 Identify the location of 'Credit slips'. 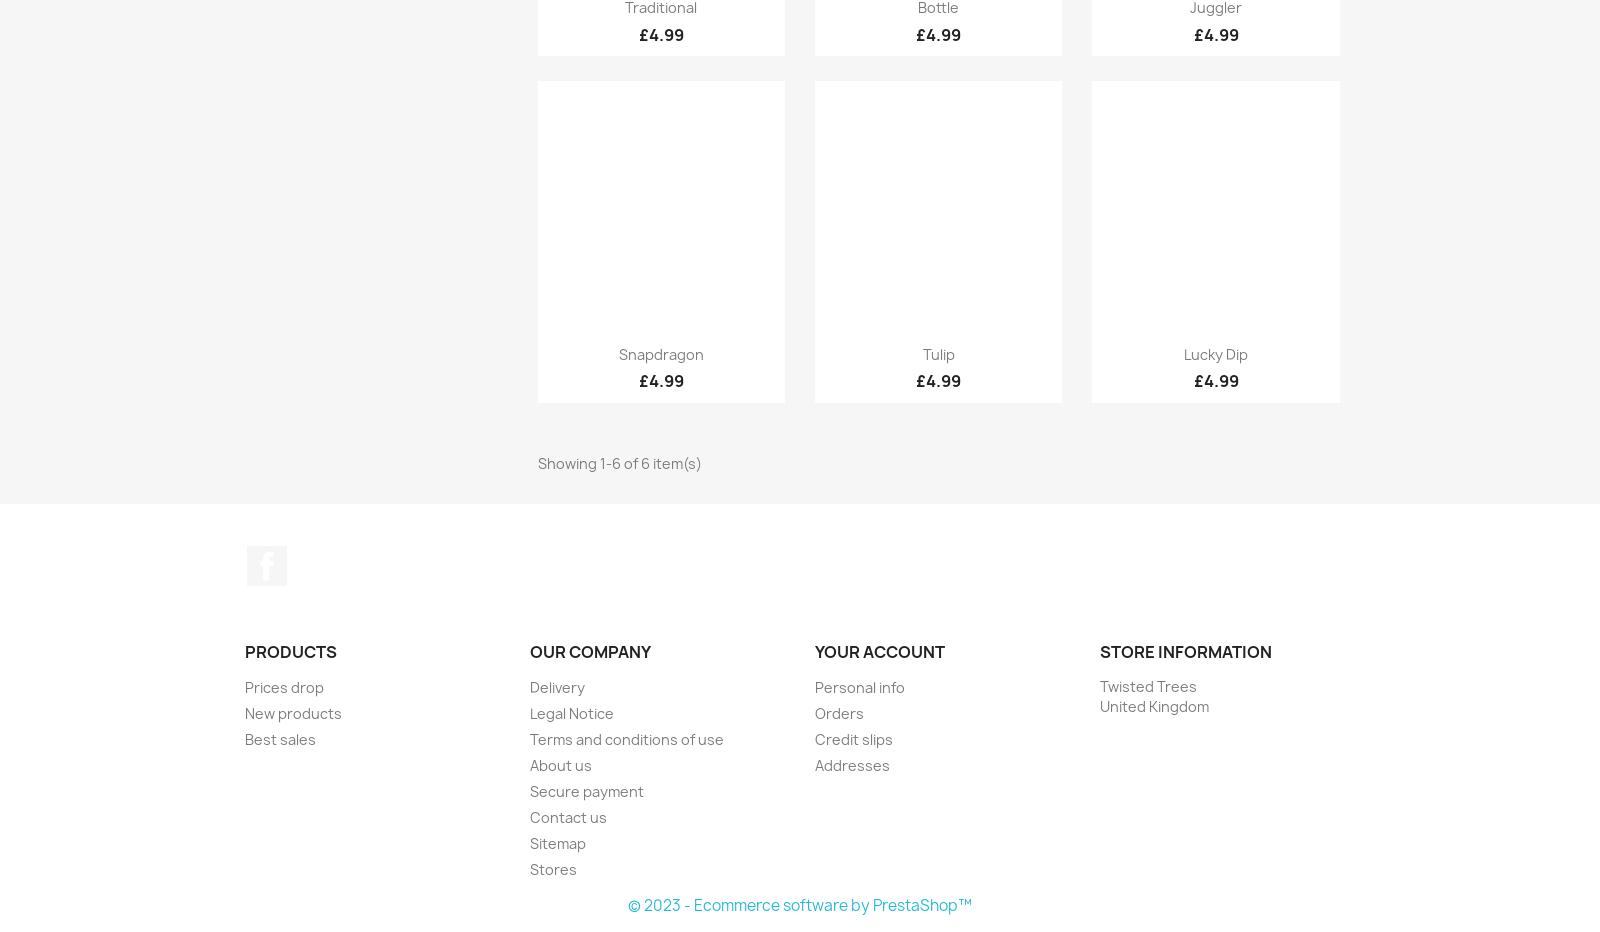
(852, 738).